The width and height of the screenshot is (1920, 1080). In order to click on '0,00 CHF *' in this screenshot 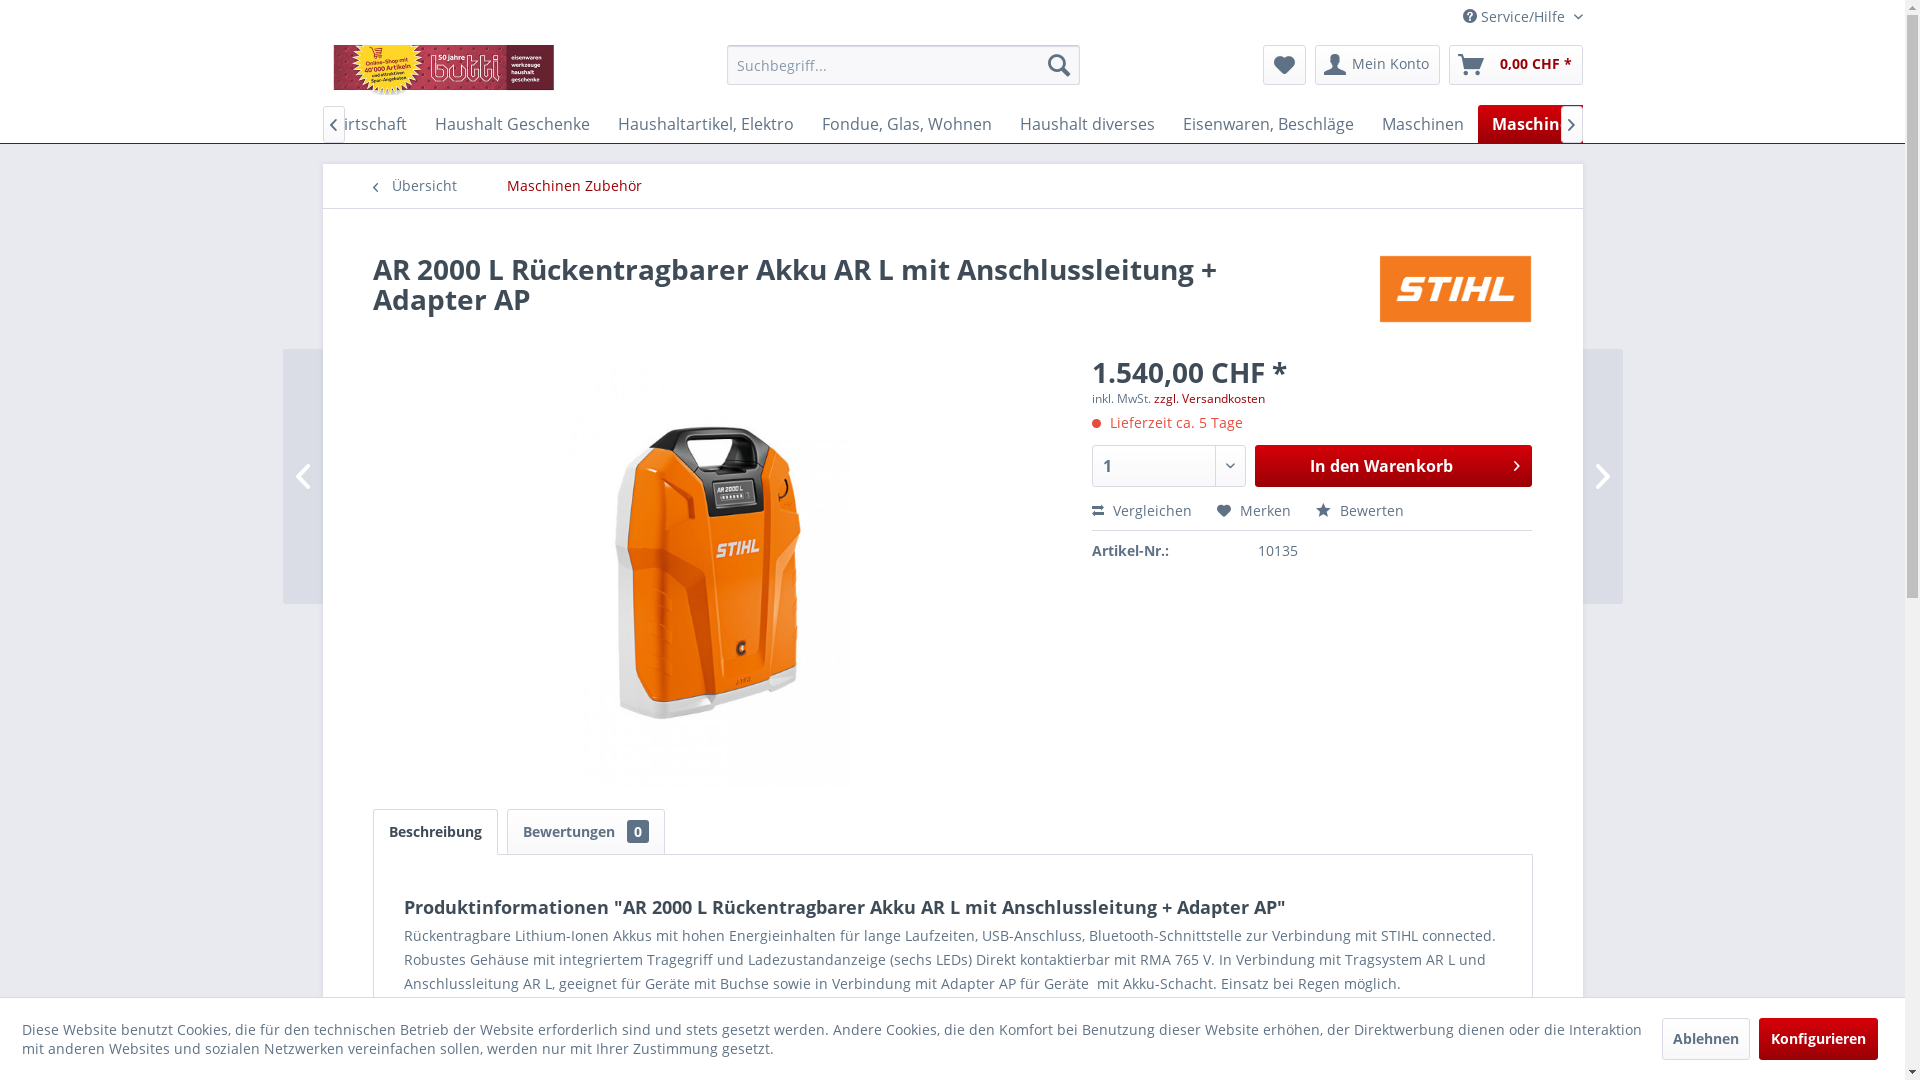, I will do `click(1448, 64)`.